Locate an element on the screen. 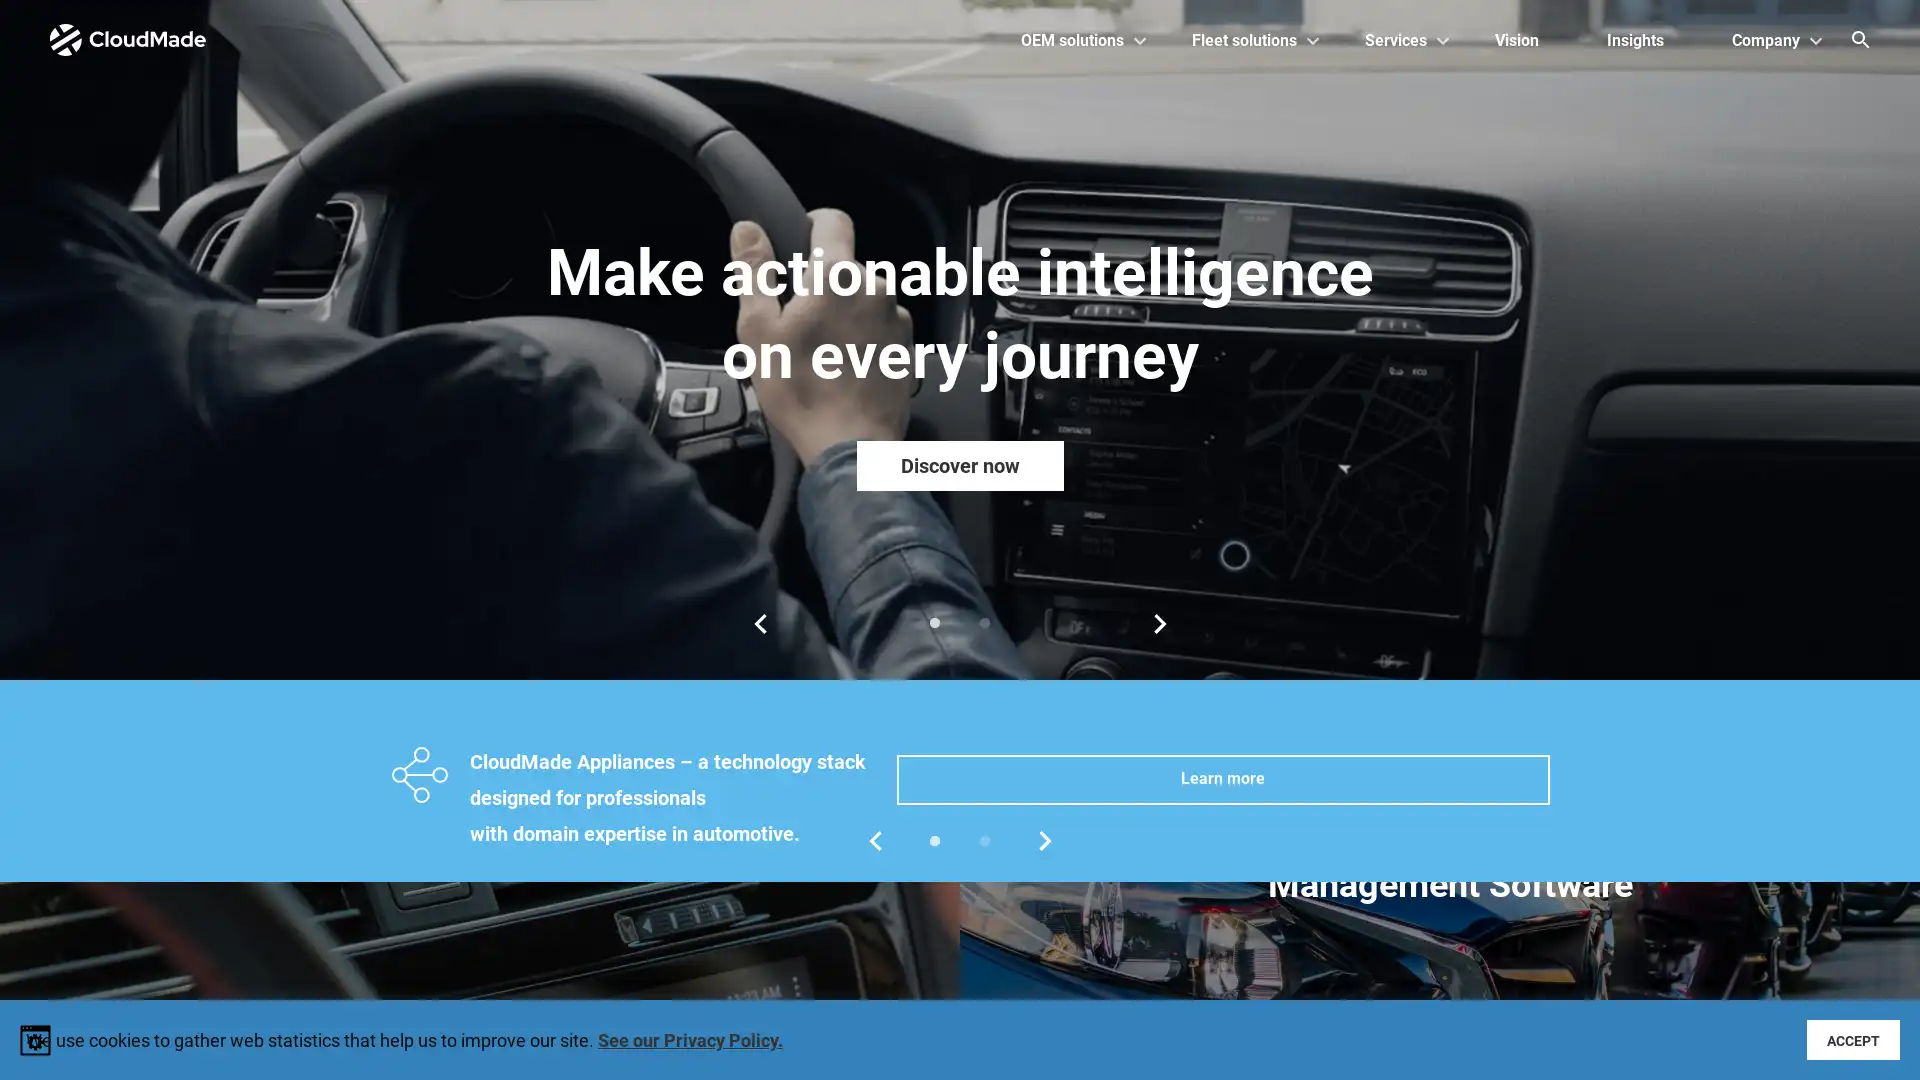 The image size is (1920, 1080). Previous is located at coordinates (874, 840).